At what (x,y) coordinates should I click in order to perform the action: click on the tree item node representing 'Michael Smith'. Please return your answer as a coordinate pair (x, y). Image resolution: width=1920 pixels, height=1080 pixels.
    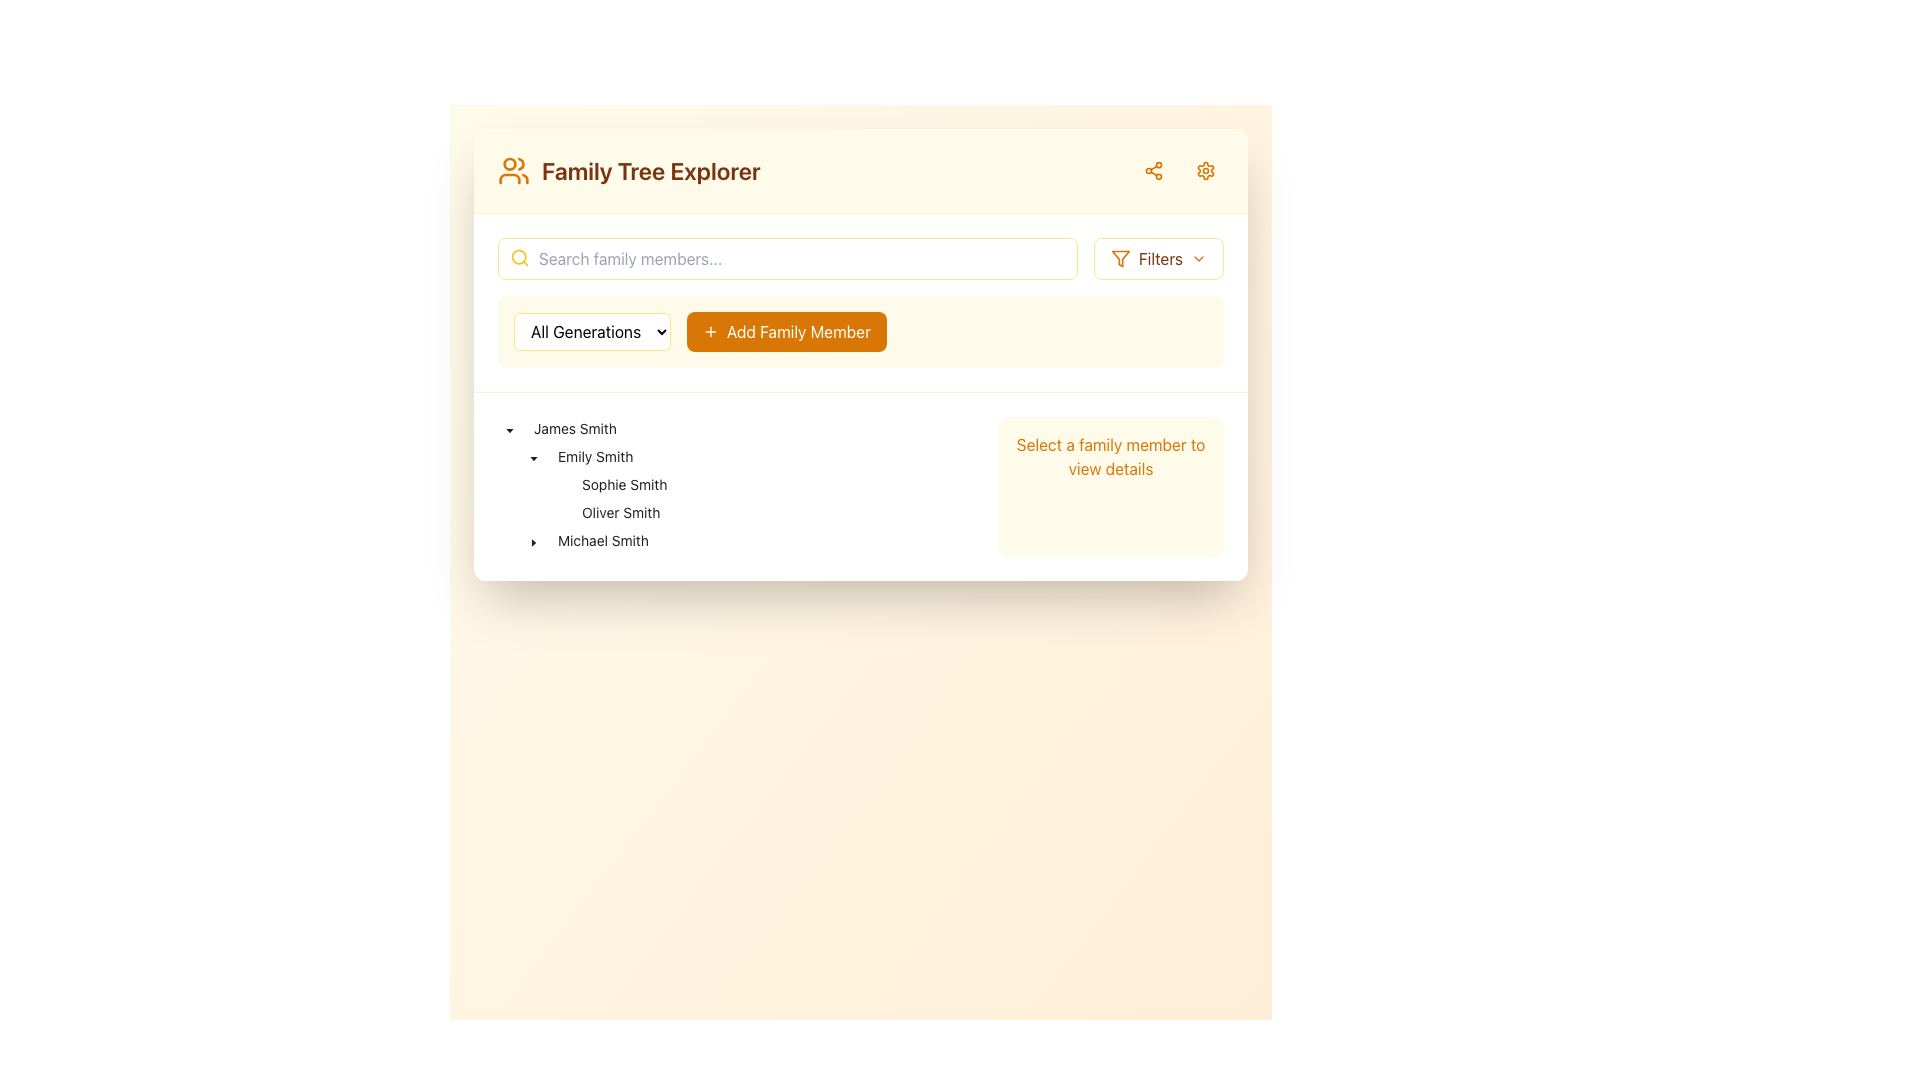
    Looking at the image, I should click on (576, 540).